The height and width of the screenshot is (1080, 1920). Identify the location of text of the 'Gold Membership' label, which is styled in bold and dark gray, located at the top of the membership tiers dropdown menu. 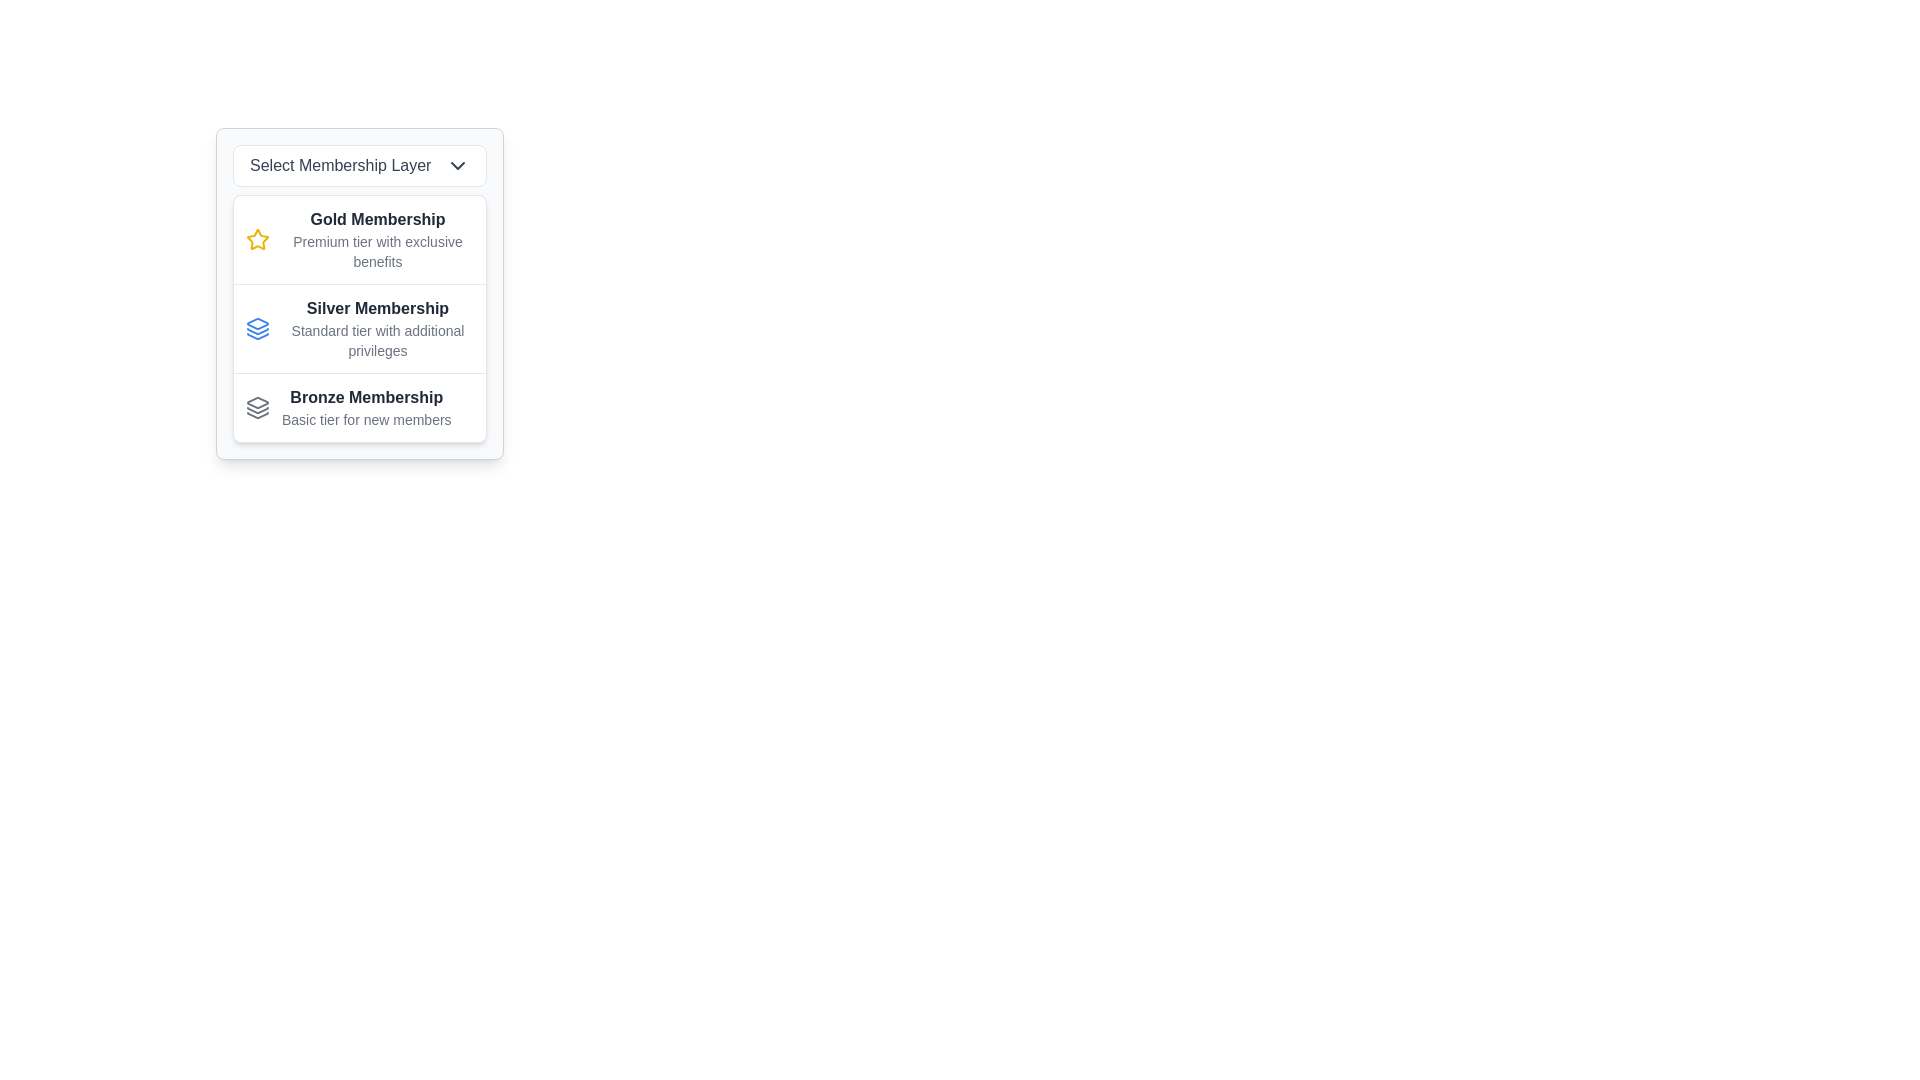
(378, 219).